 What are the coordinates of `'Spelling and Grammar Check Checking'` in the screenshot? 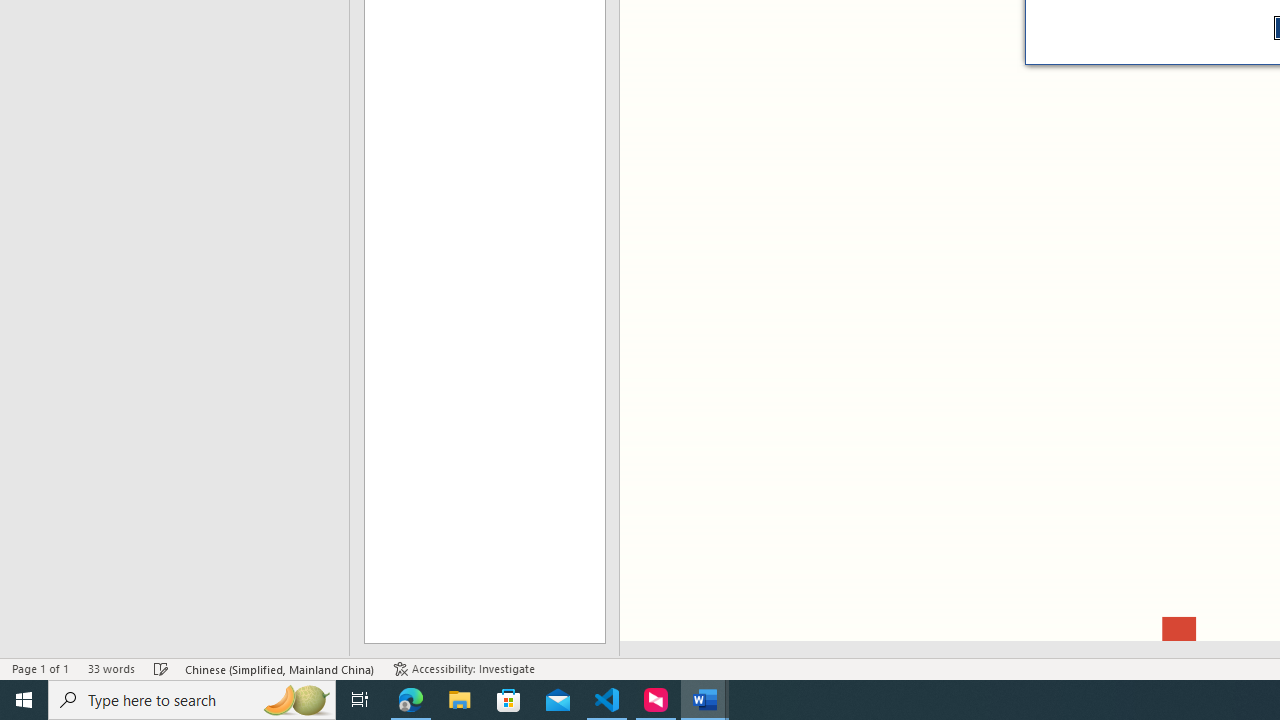 It's located at (161, 669).